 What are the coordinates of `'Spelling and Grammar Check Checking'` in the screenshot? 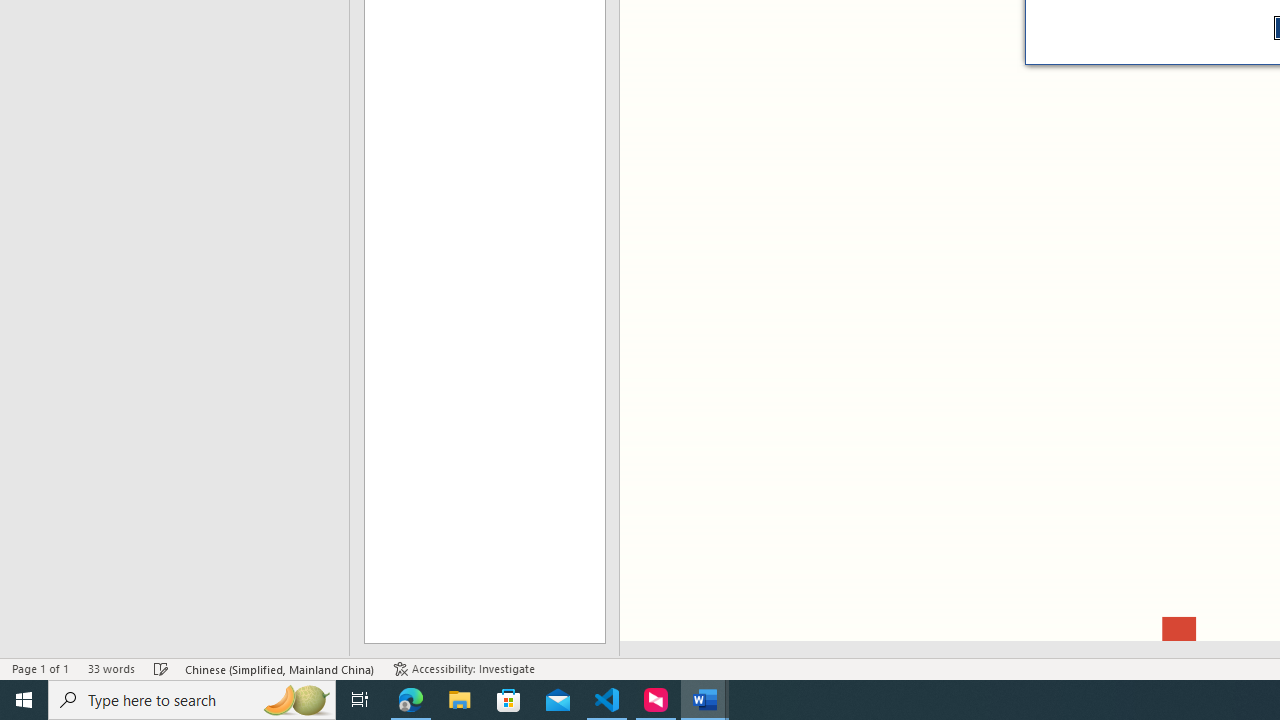 It's located at (161, 669).